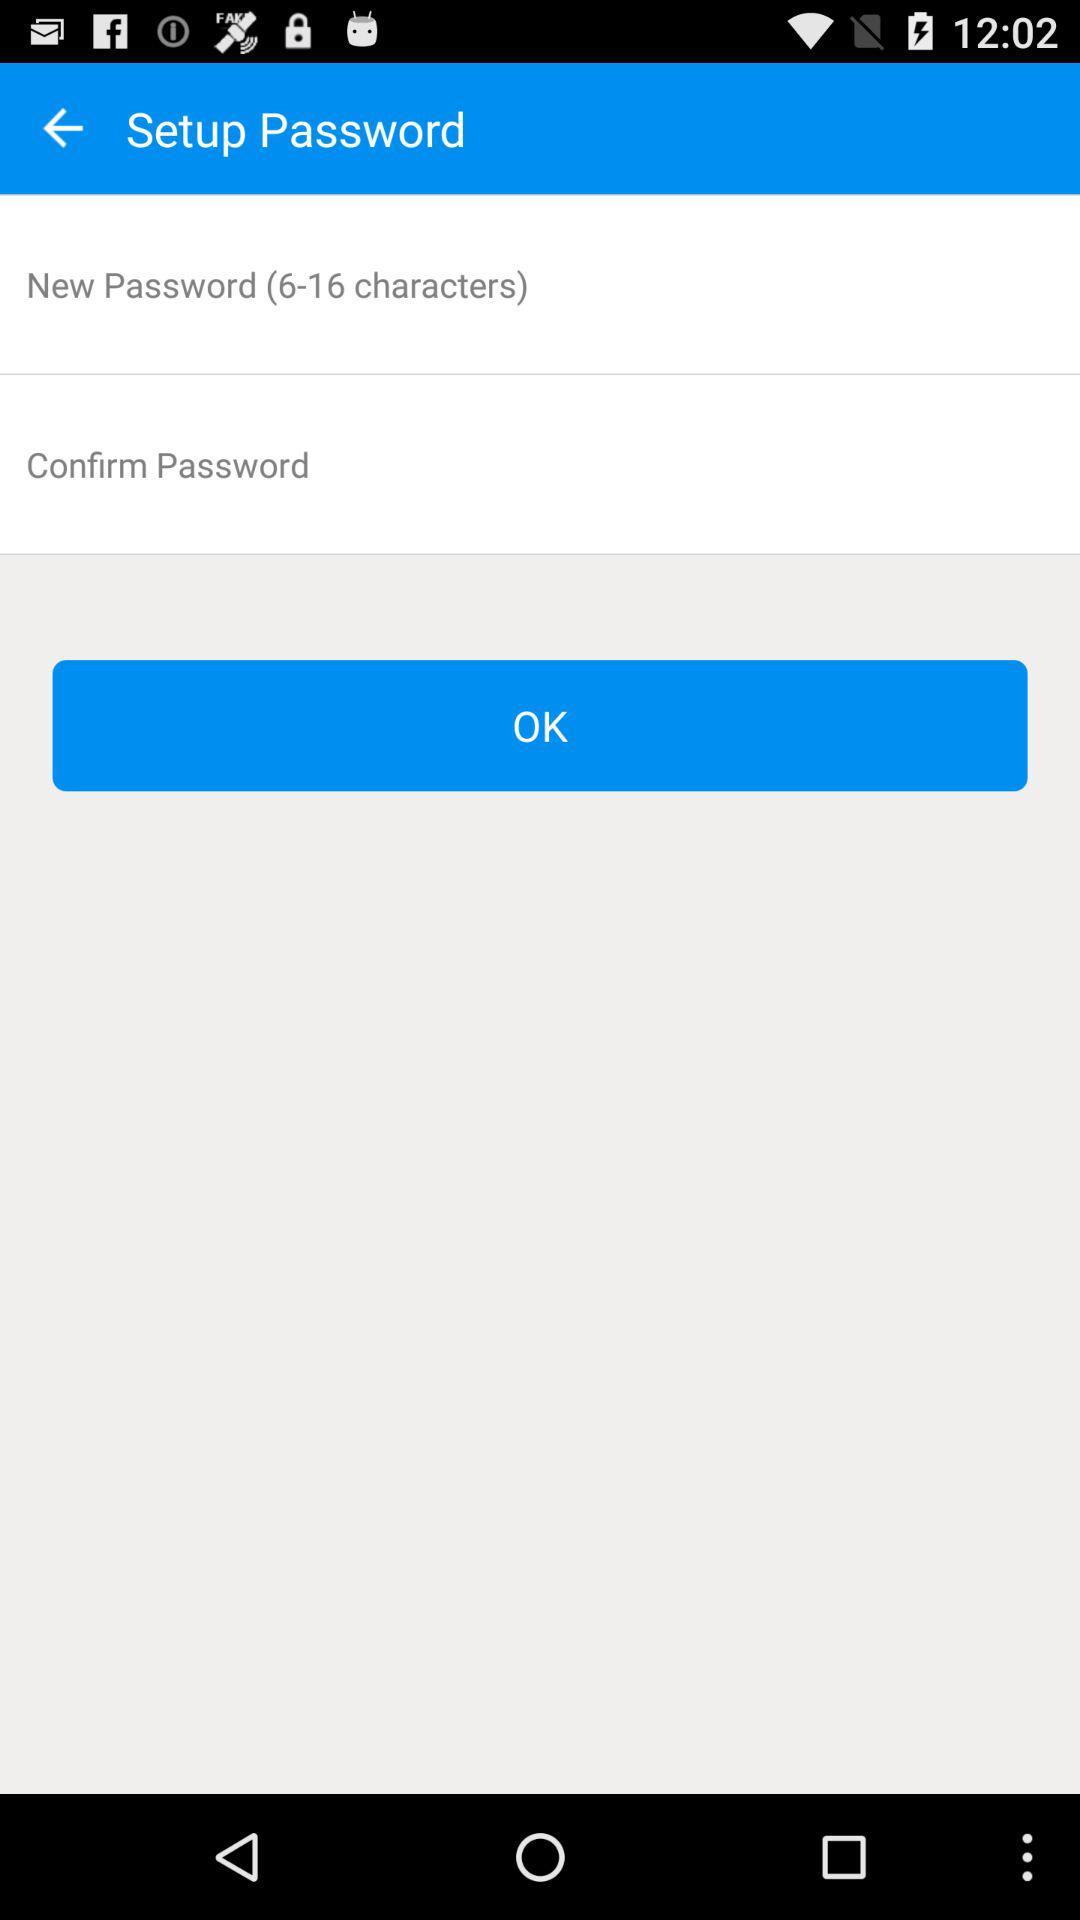 The width and height of the screenshot is (1080, 1920). I want to click on the ok item, so click(540, 724).